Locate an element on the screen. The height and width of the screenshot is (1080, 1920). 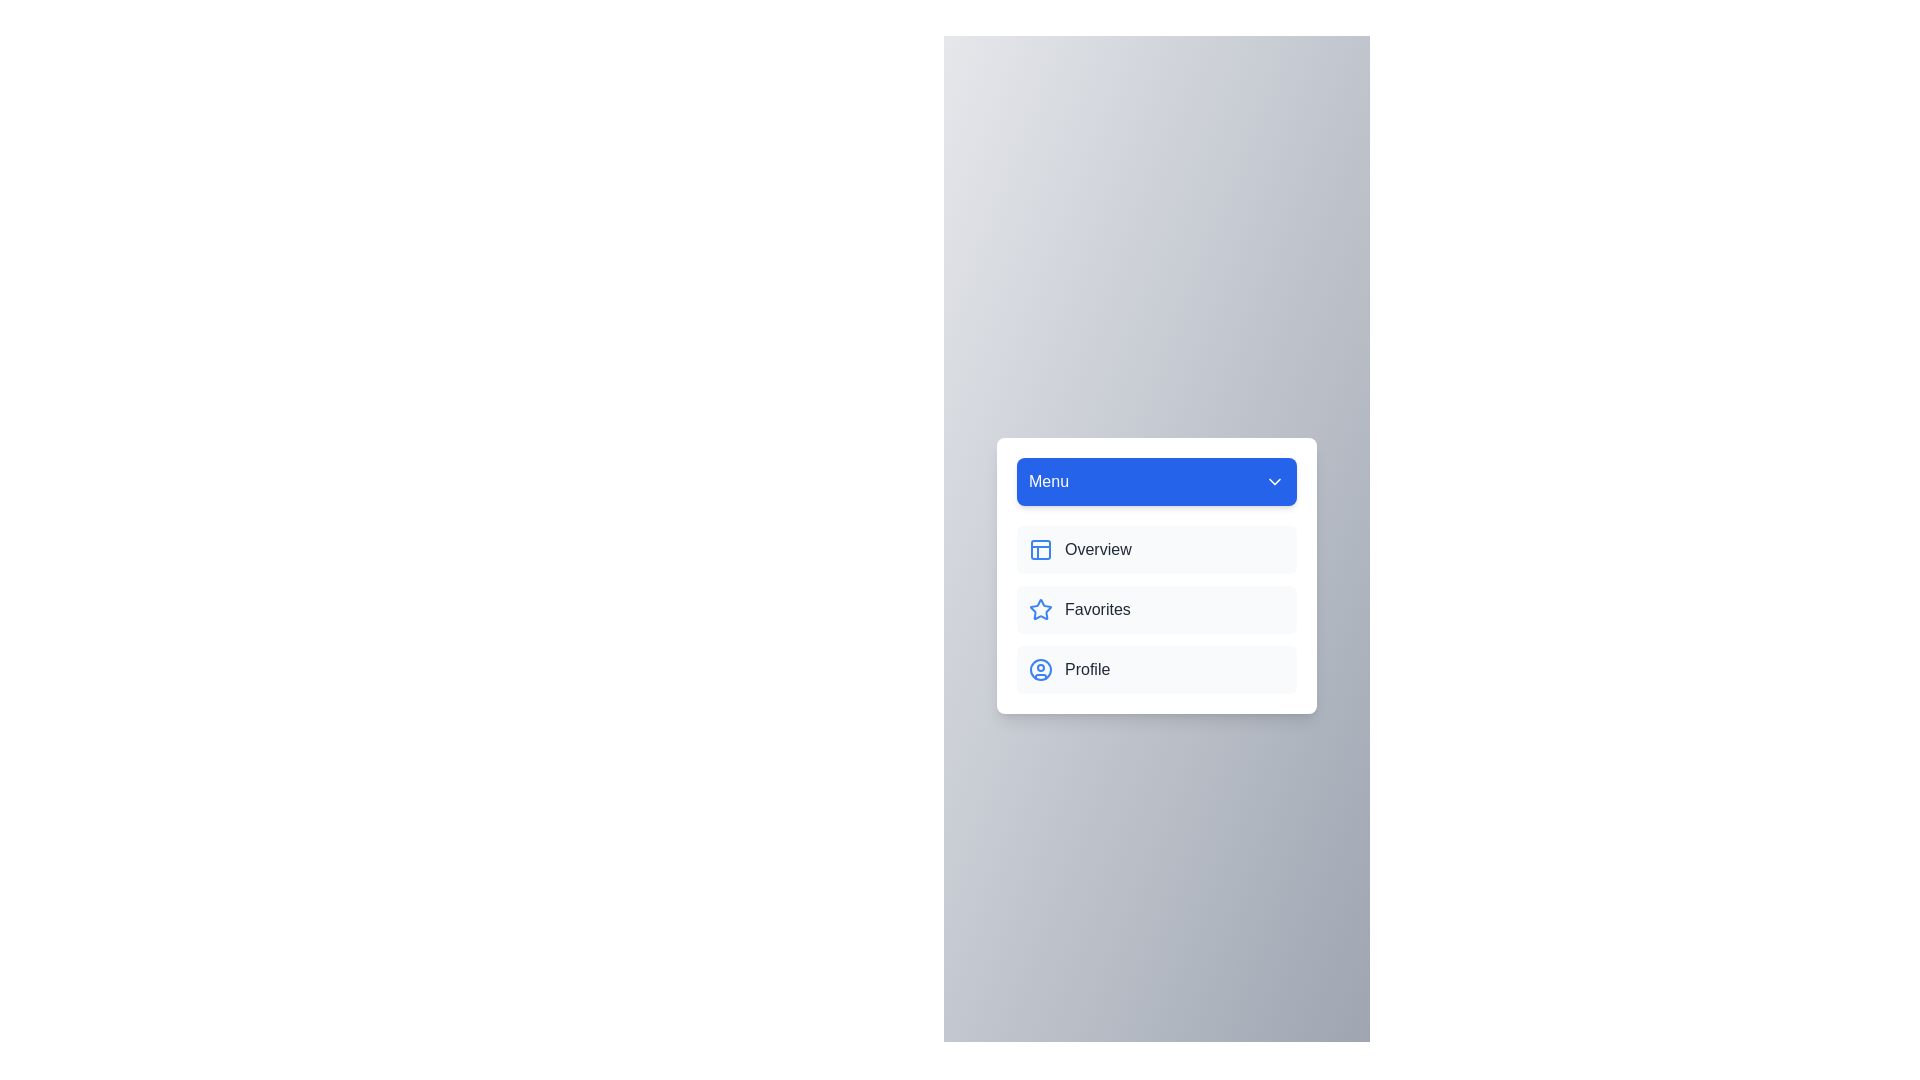
the Favorites from the menu is located at coordinates (1156, 608).